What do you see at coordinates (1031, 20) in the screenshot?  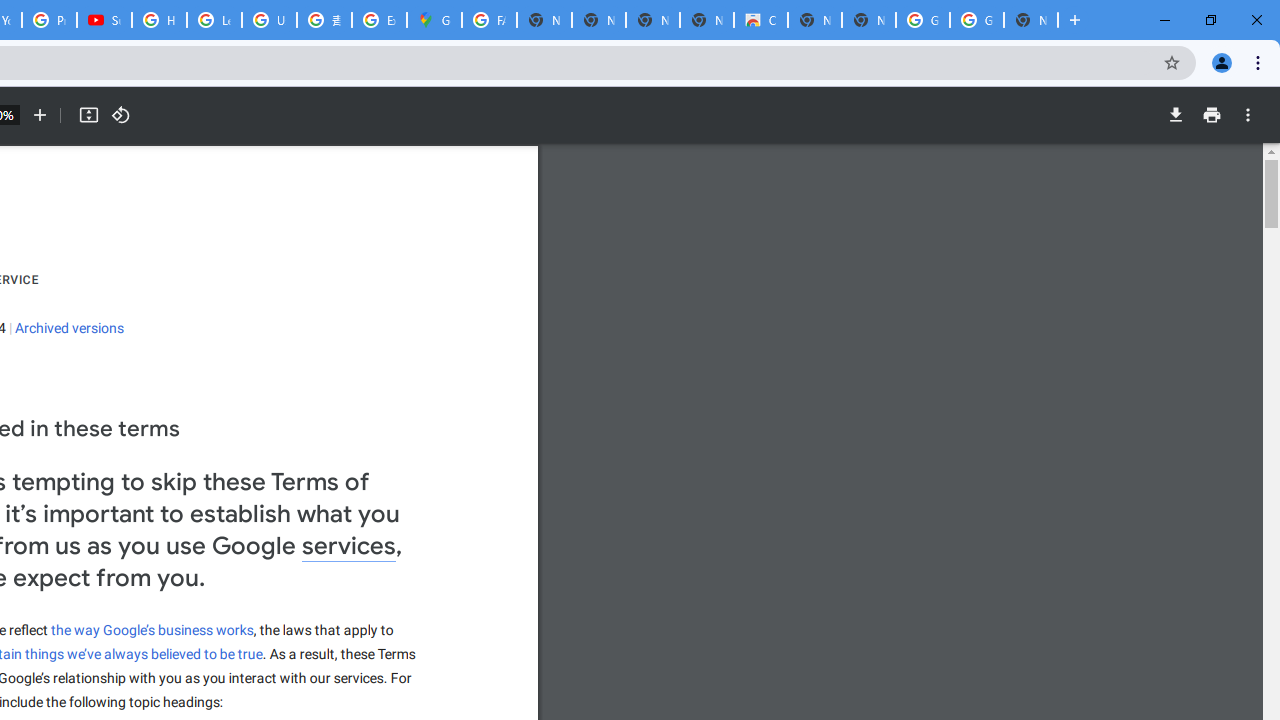 I see `'New Tab'` at bounding box center [1031, 20].